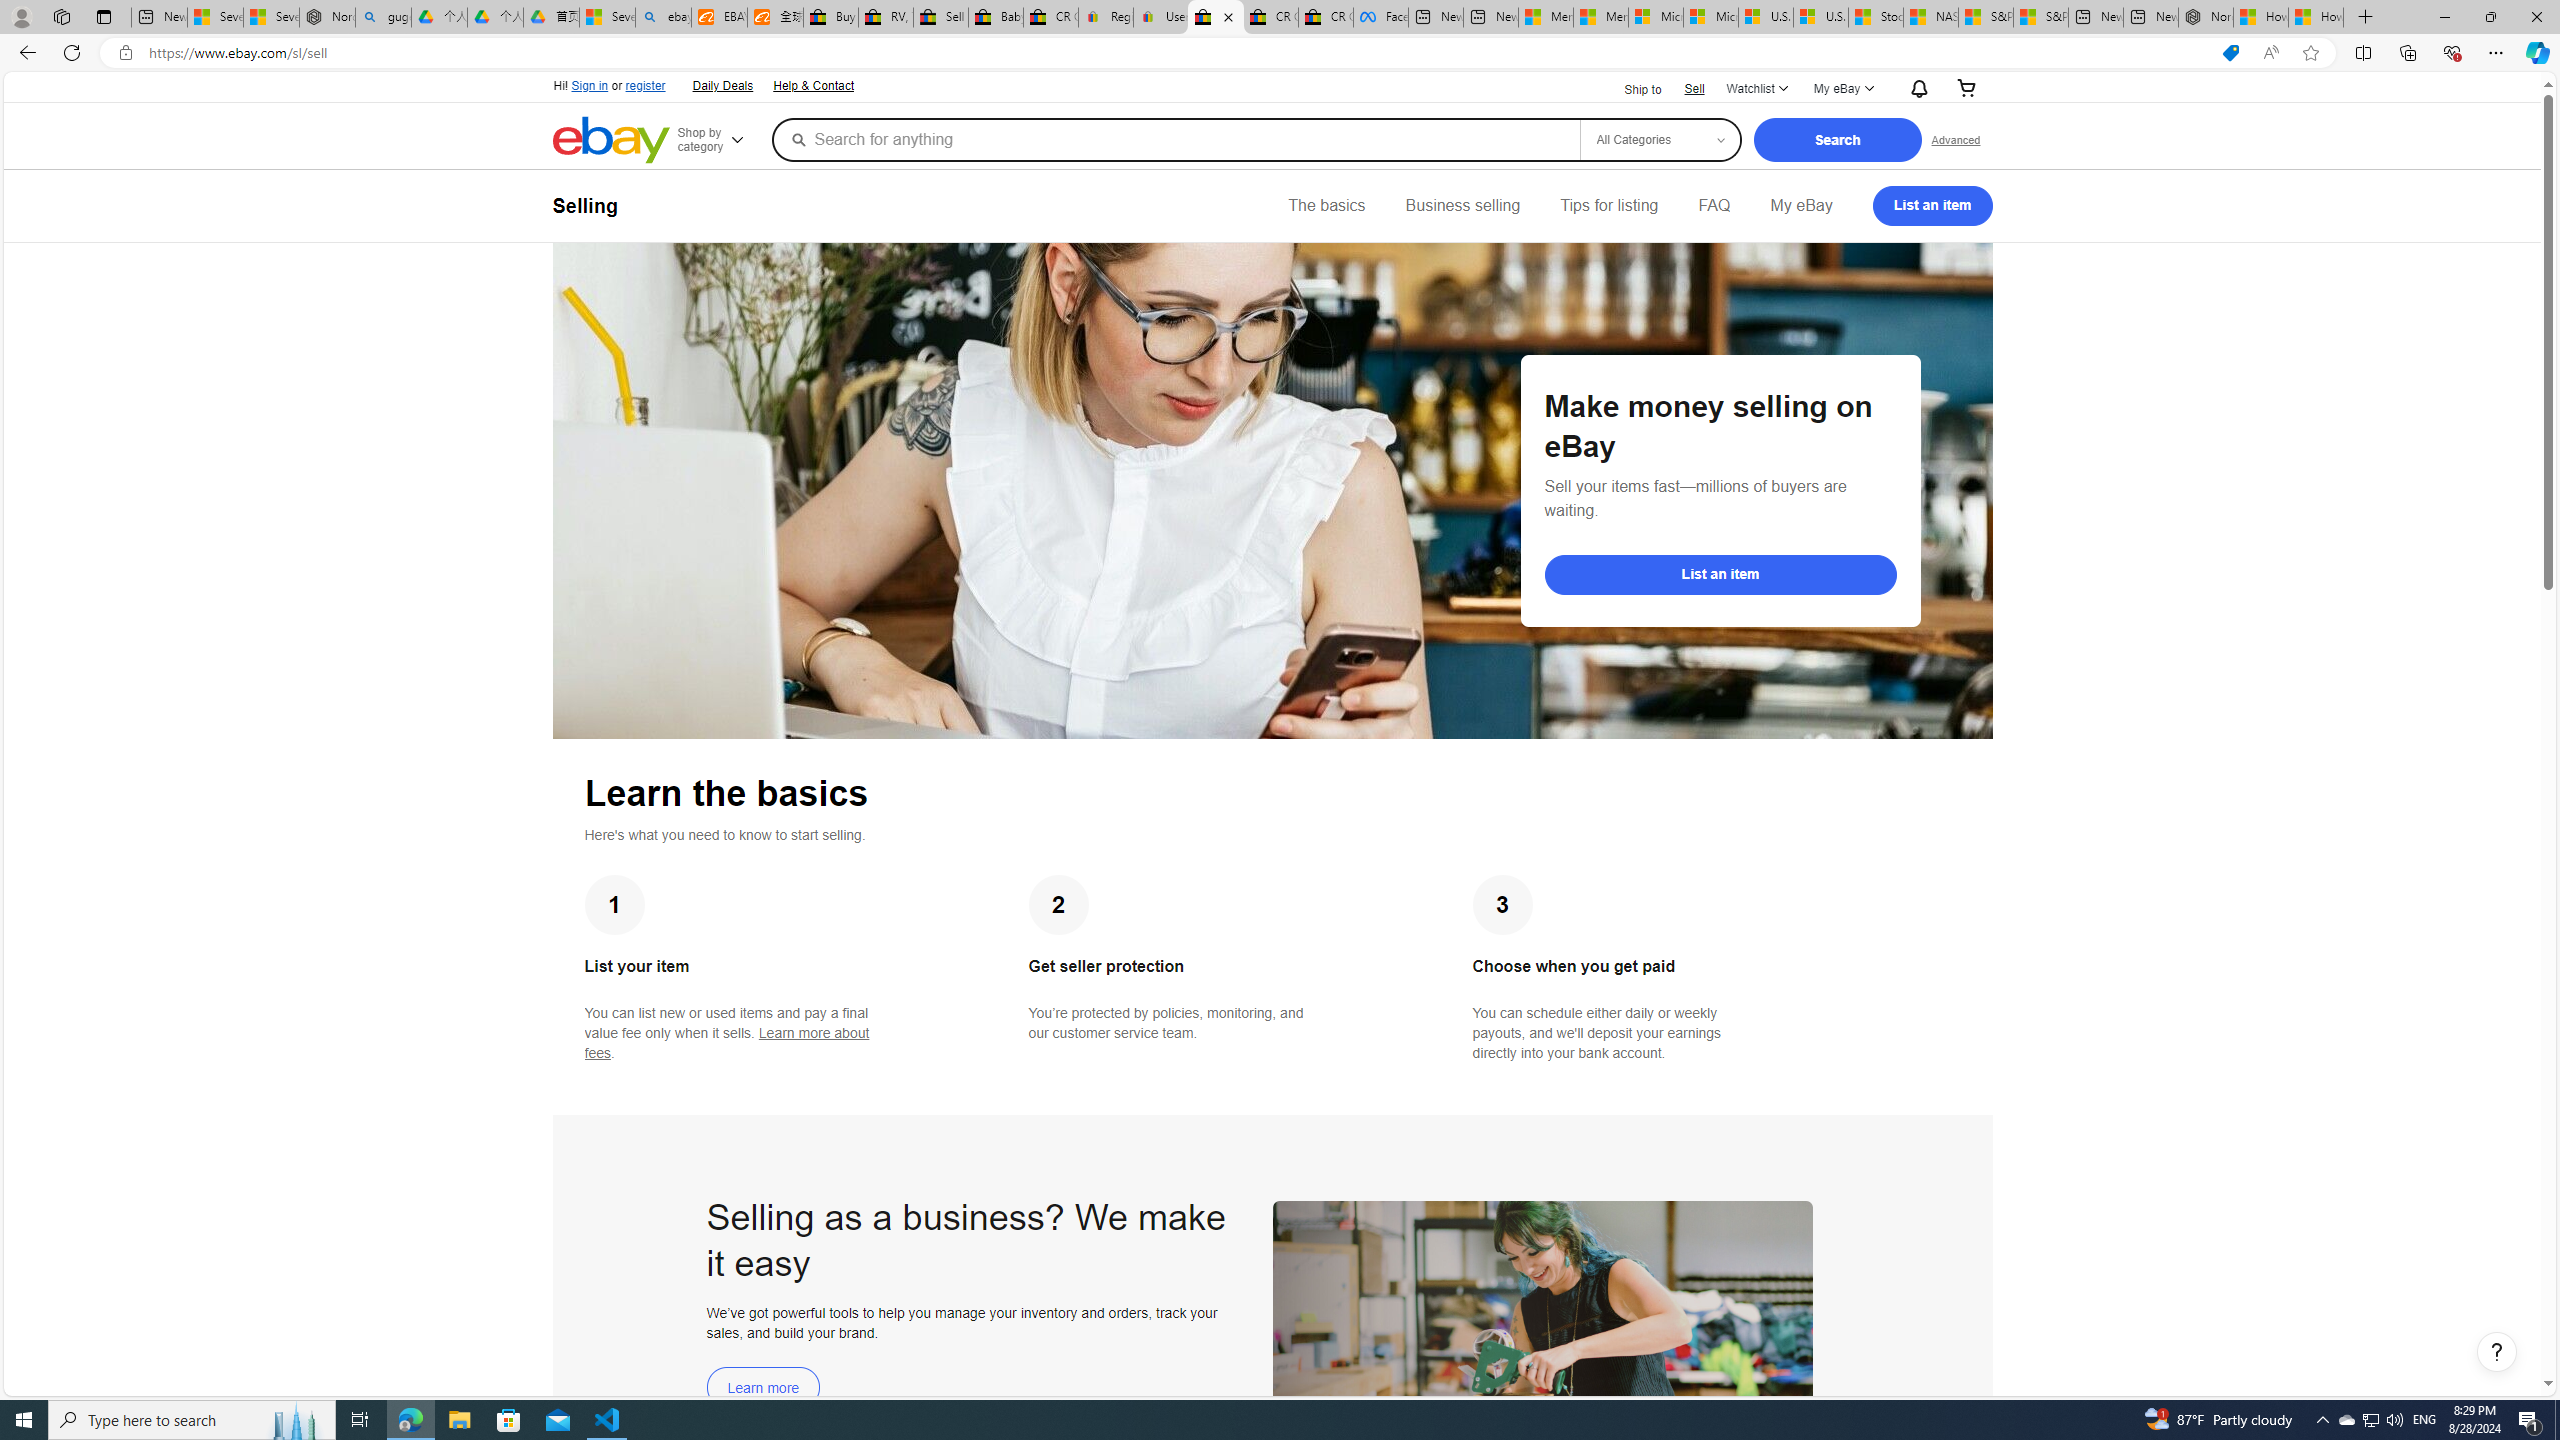  Describe the element at coordinates (1712, 204) in the screenshot. I see `'FAQ'` at that location.